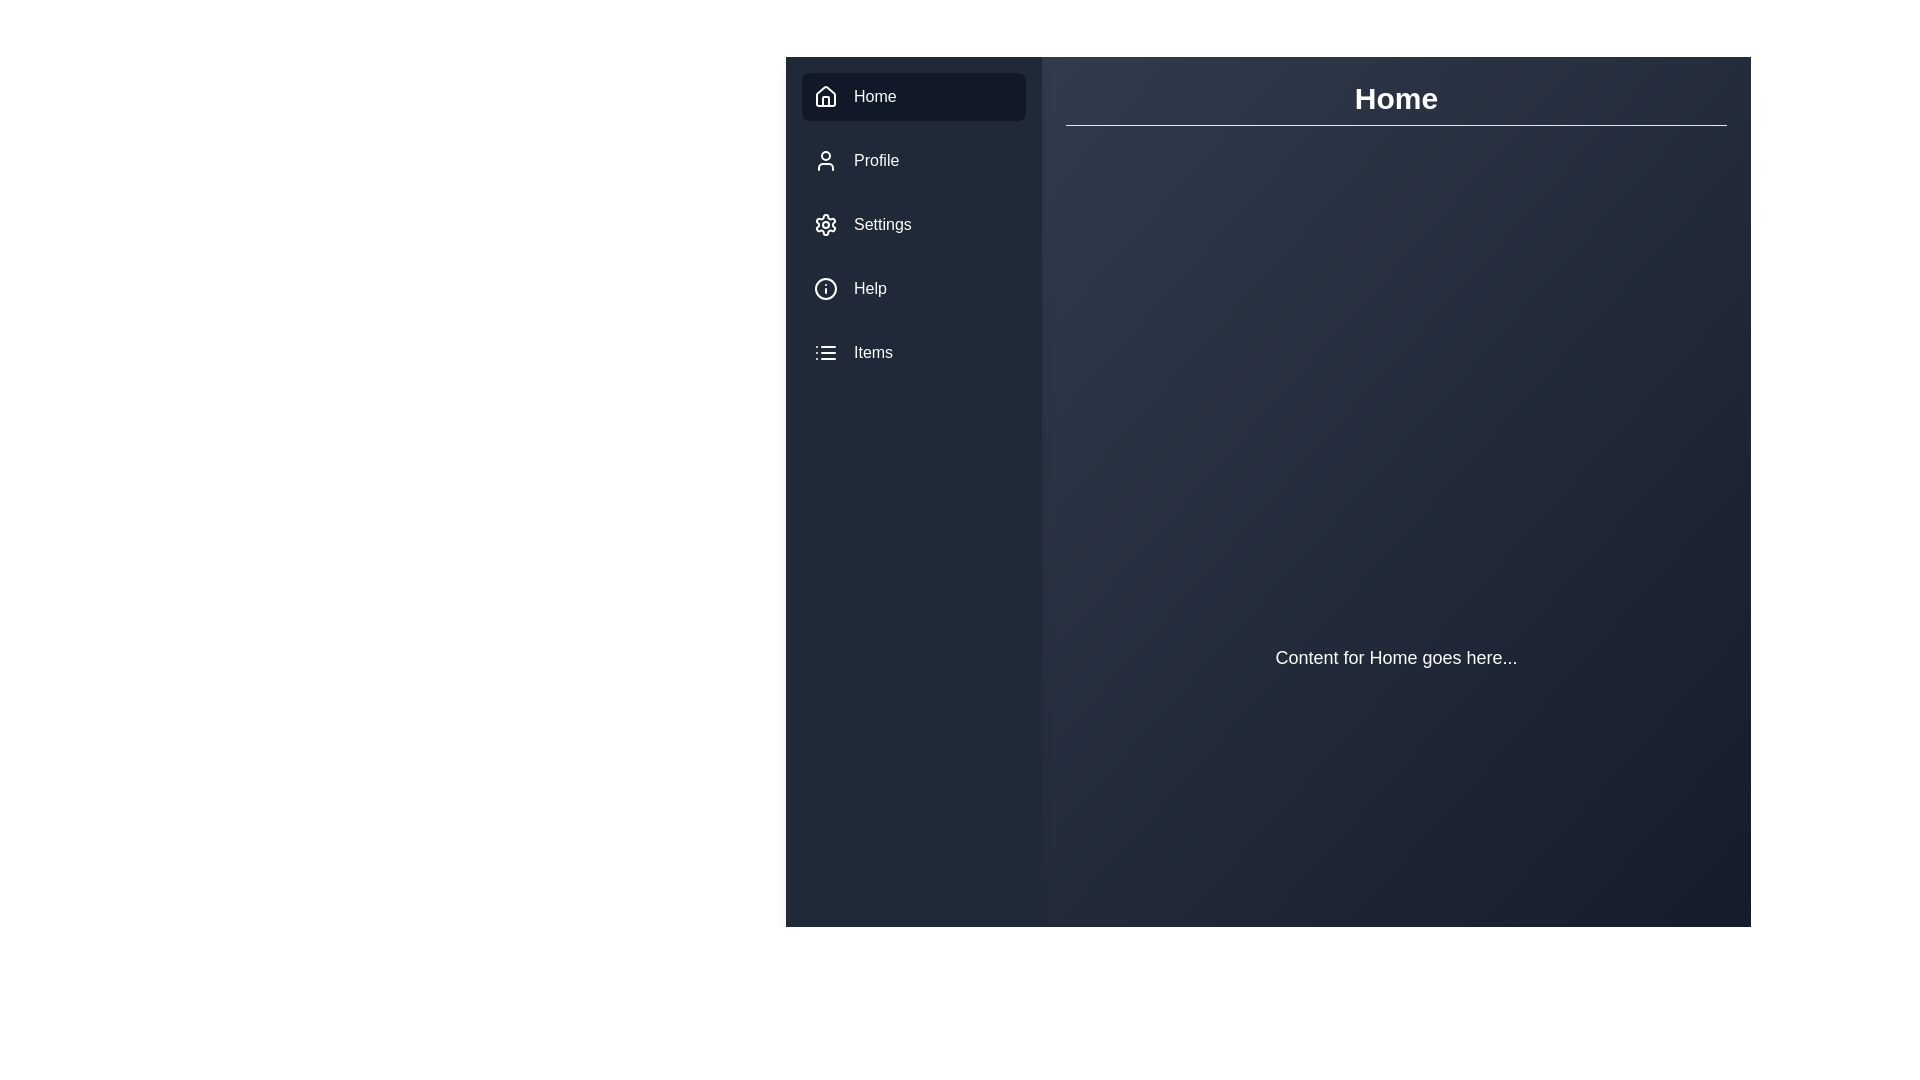  I want to click on the menu item Settings to navigate to its section, so click(912, 224).